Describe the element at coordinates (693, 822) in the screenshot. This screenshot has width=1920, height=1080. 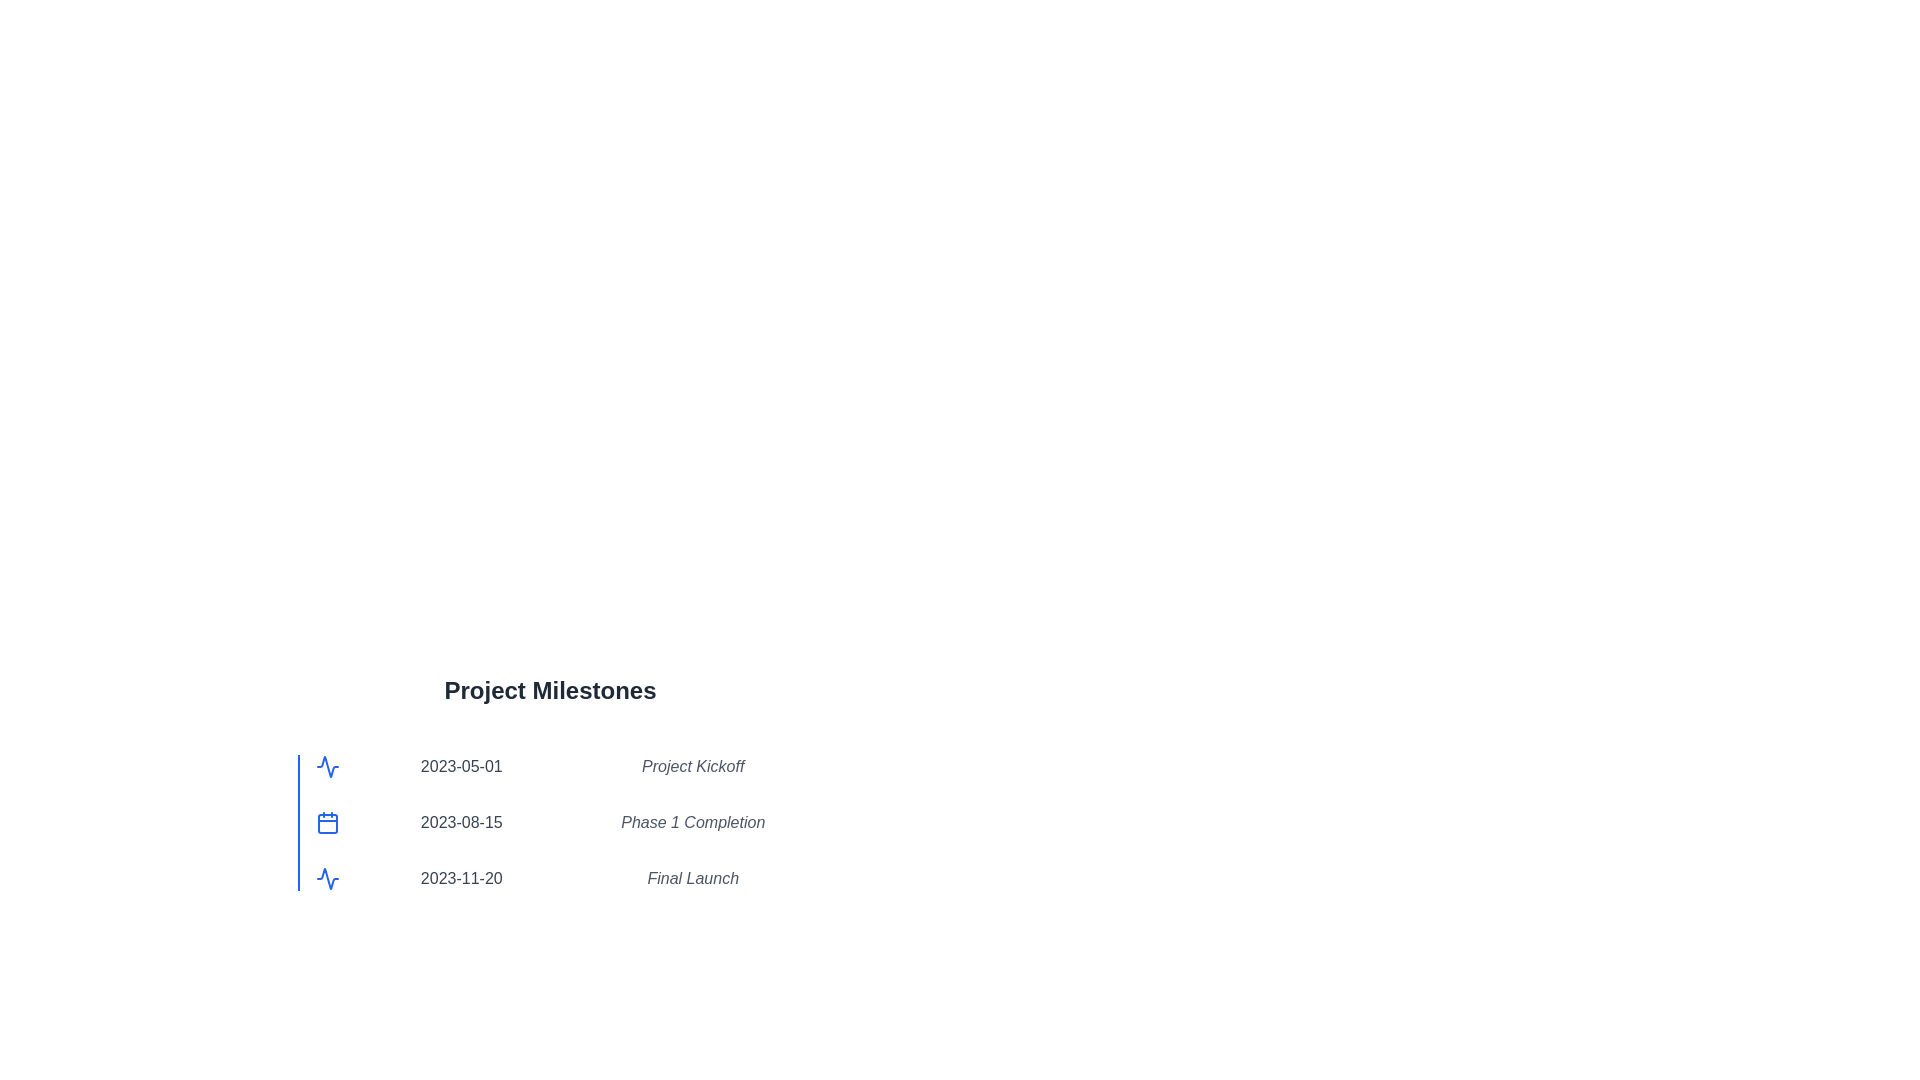
I see `the text label titled 'Phase 1 Completion', which is the second milestone description in a vertical list and is horizontally aligned with the date '2023-08-15'` at that location.